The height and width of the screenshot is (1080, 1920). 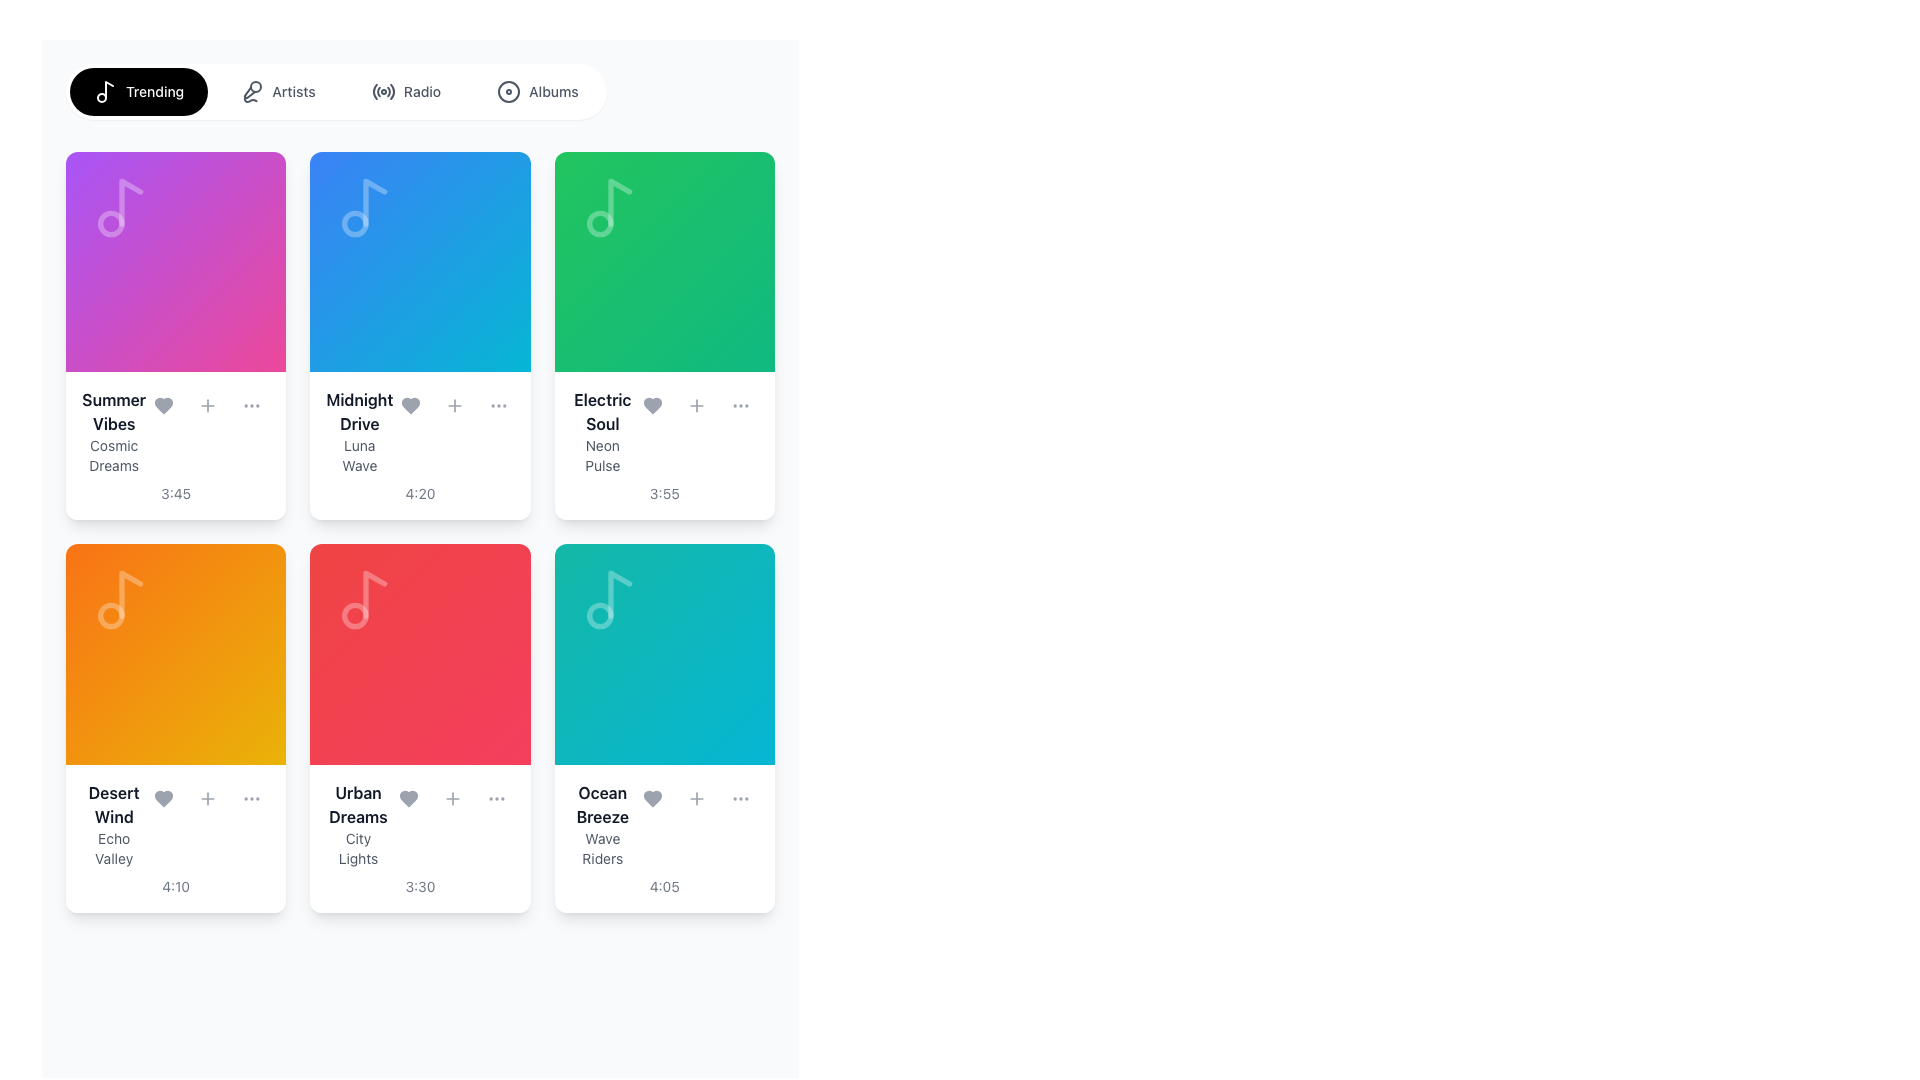 I want to click on the title text 'Electric Soul' displayed in bold, dark gray color, which is located within the third card of the first row in a grid layout, positioned above the subtitle 'Neon Pulse', so click(x=601, y=411).